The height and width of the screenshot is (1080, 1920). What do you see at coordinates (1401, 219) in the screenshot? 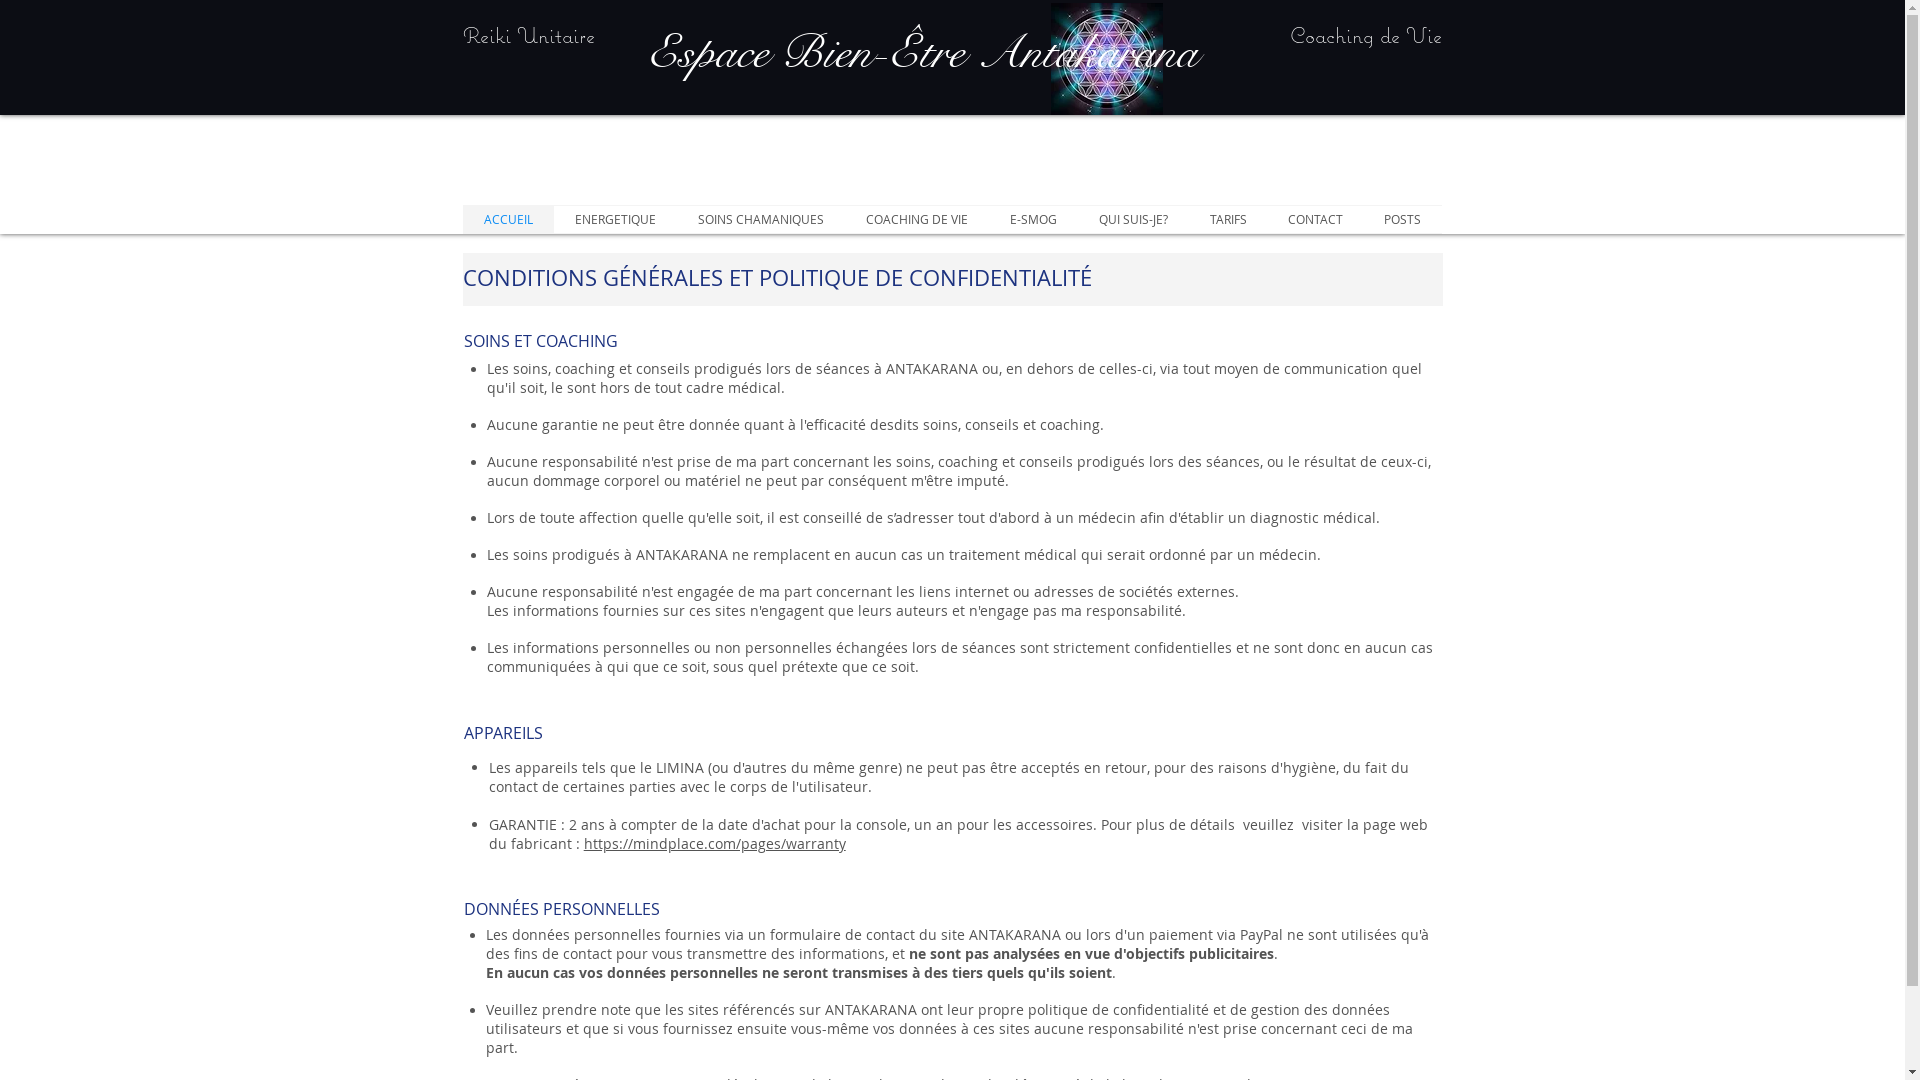
I see `'POSTS'` at bounding box center [1401, 219].